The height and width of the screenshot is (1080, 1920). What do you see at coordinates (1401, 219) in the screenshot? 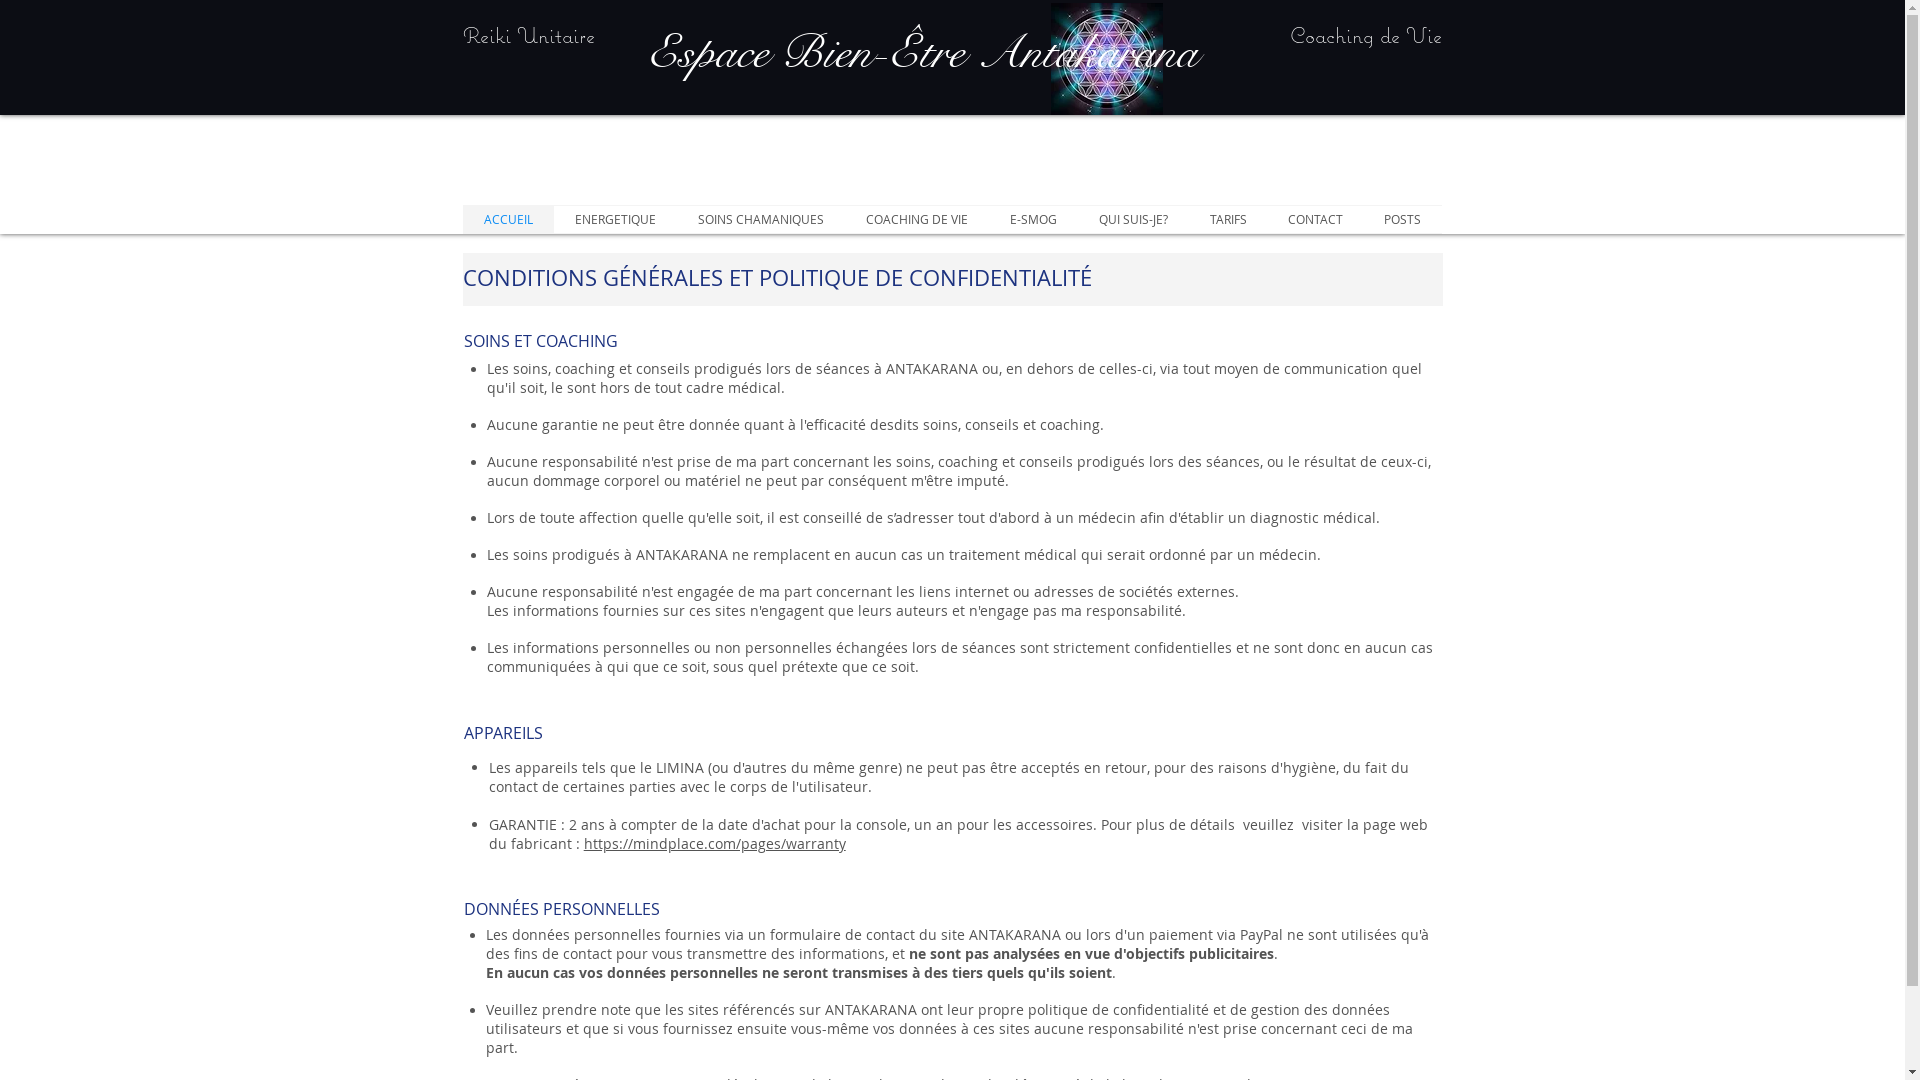
I see `'POSTS'` at bounding box center [1401, 219].